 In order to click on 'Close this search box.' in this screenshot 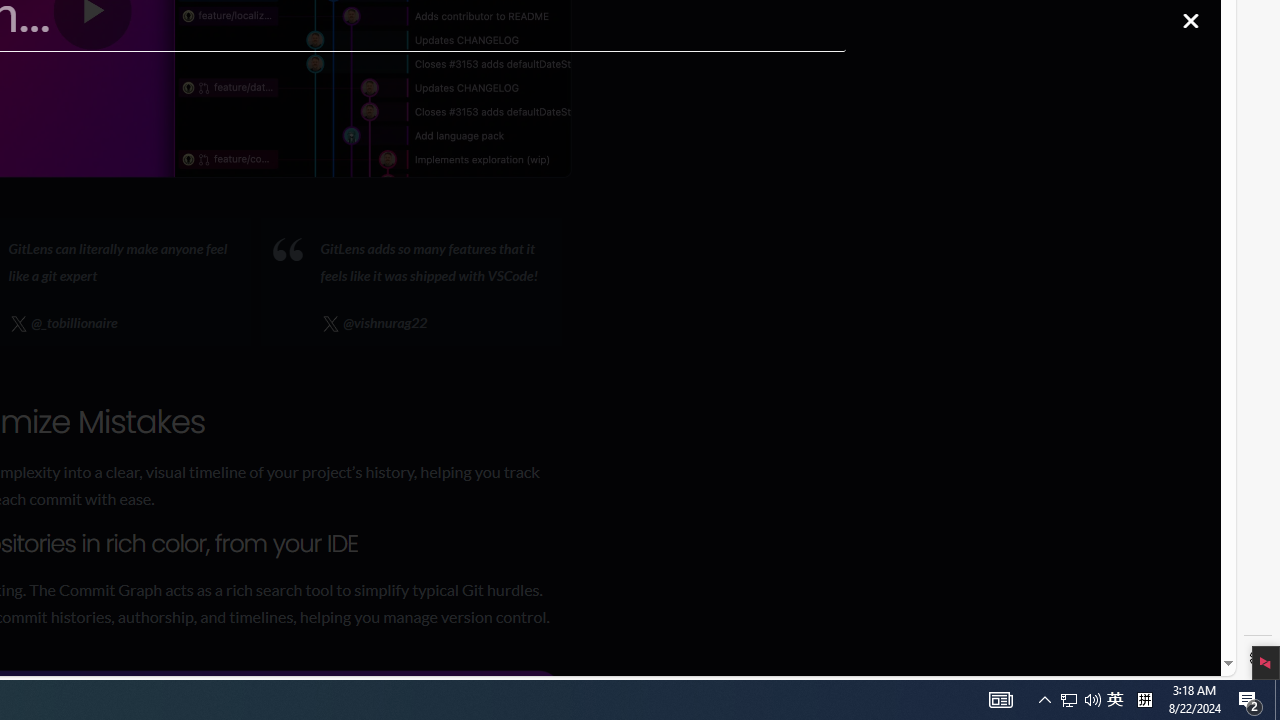, I will do `click(1191, 20)`.